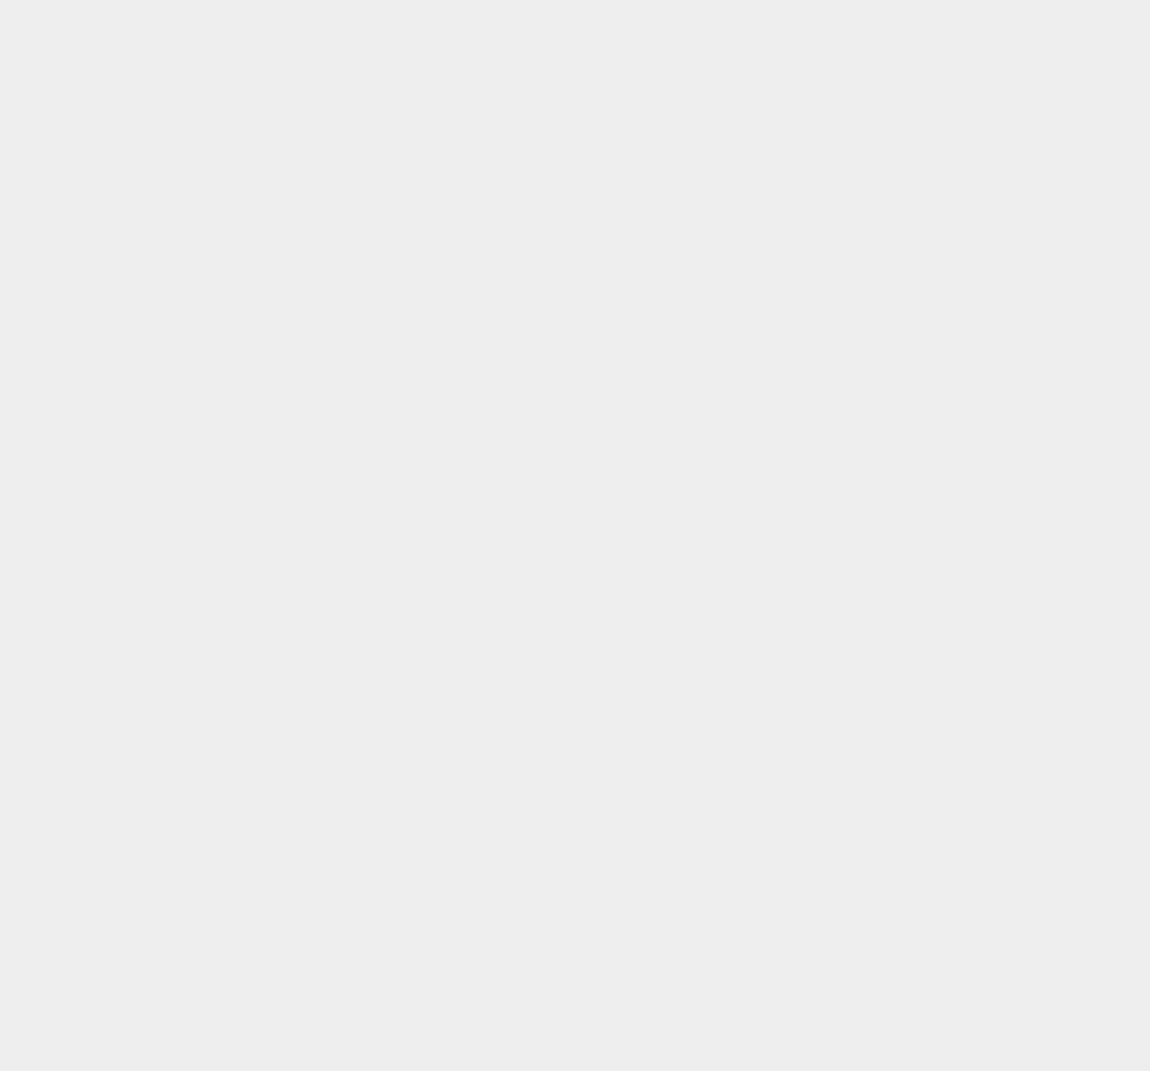 The image size is (1150, 1071). I want to click on 'macOS Beta', so click(850, 247).